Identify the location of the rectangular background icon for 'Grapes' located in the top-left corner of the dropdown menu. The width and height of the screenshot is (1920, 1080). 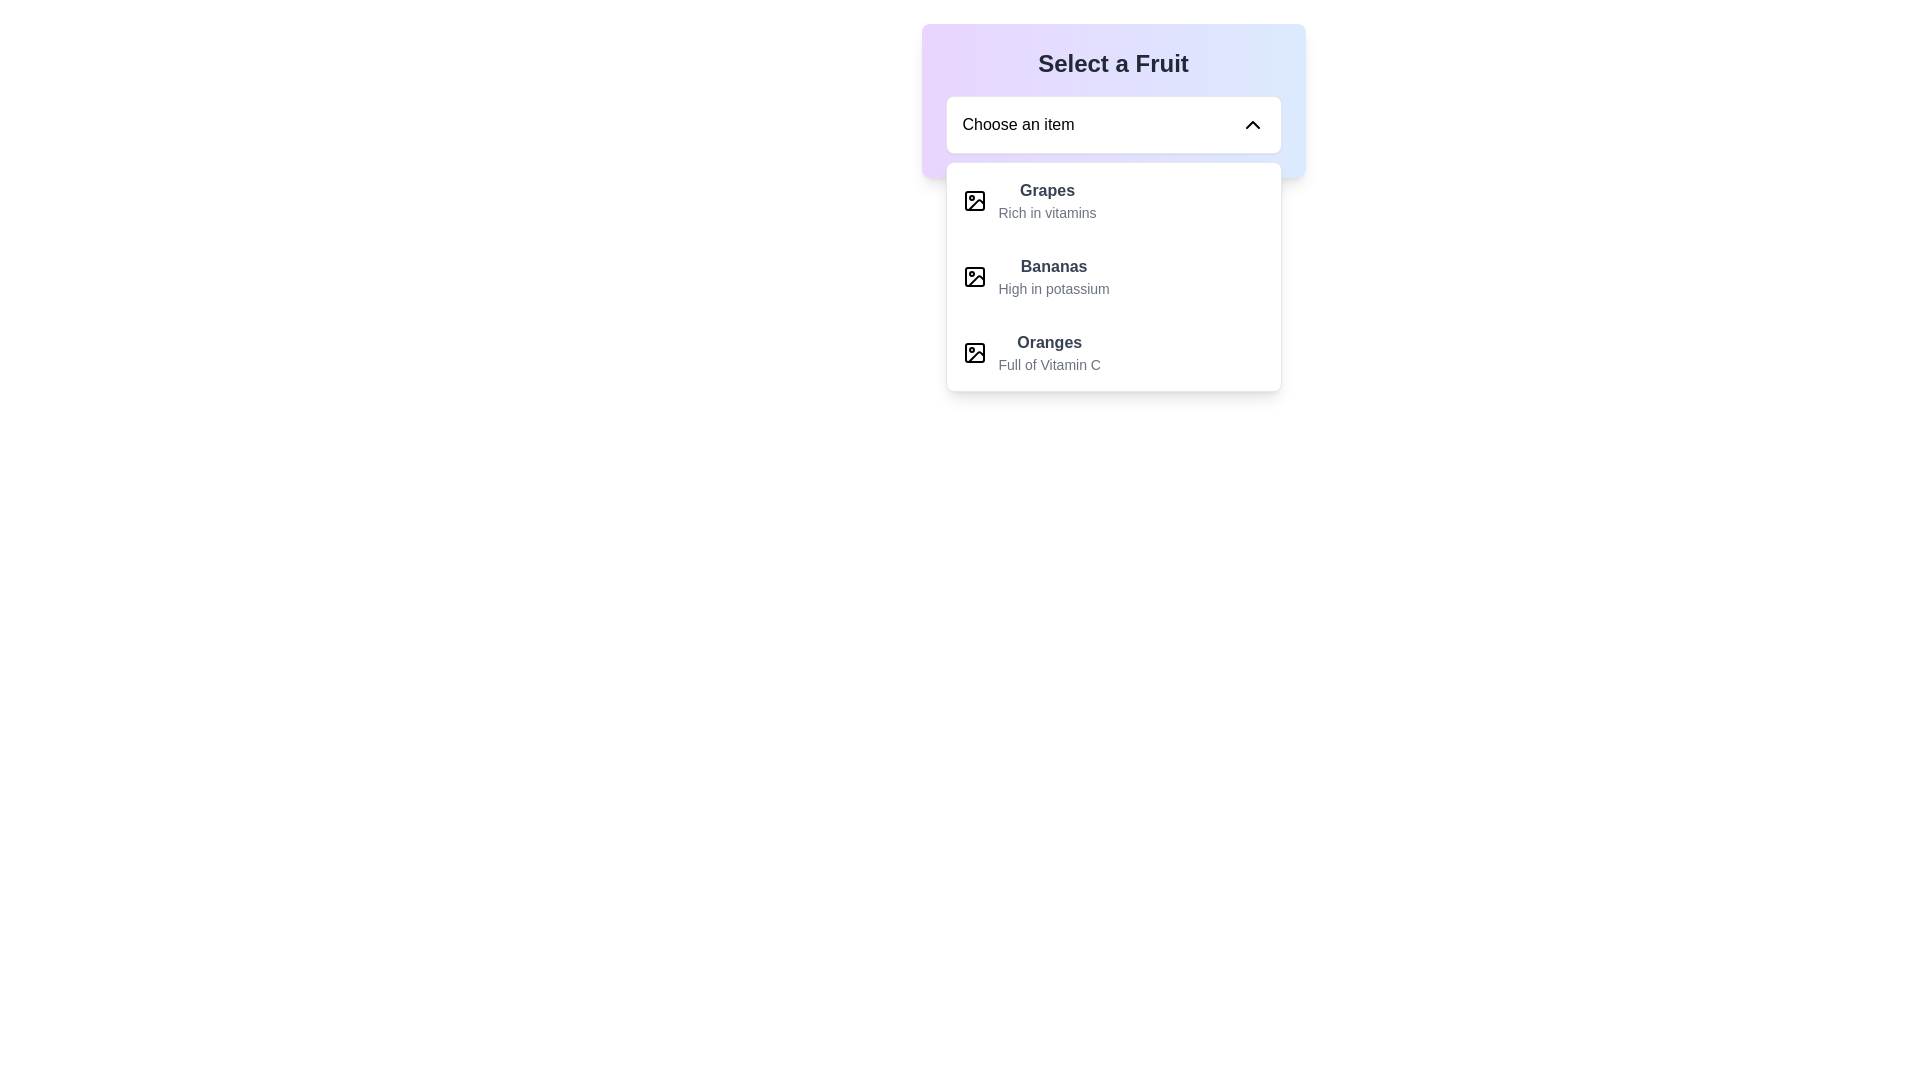
(974, 200).